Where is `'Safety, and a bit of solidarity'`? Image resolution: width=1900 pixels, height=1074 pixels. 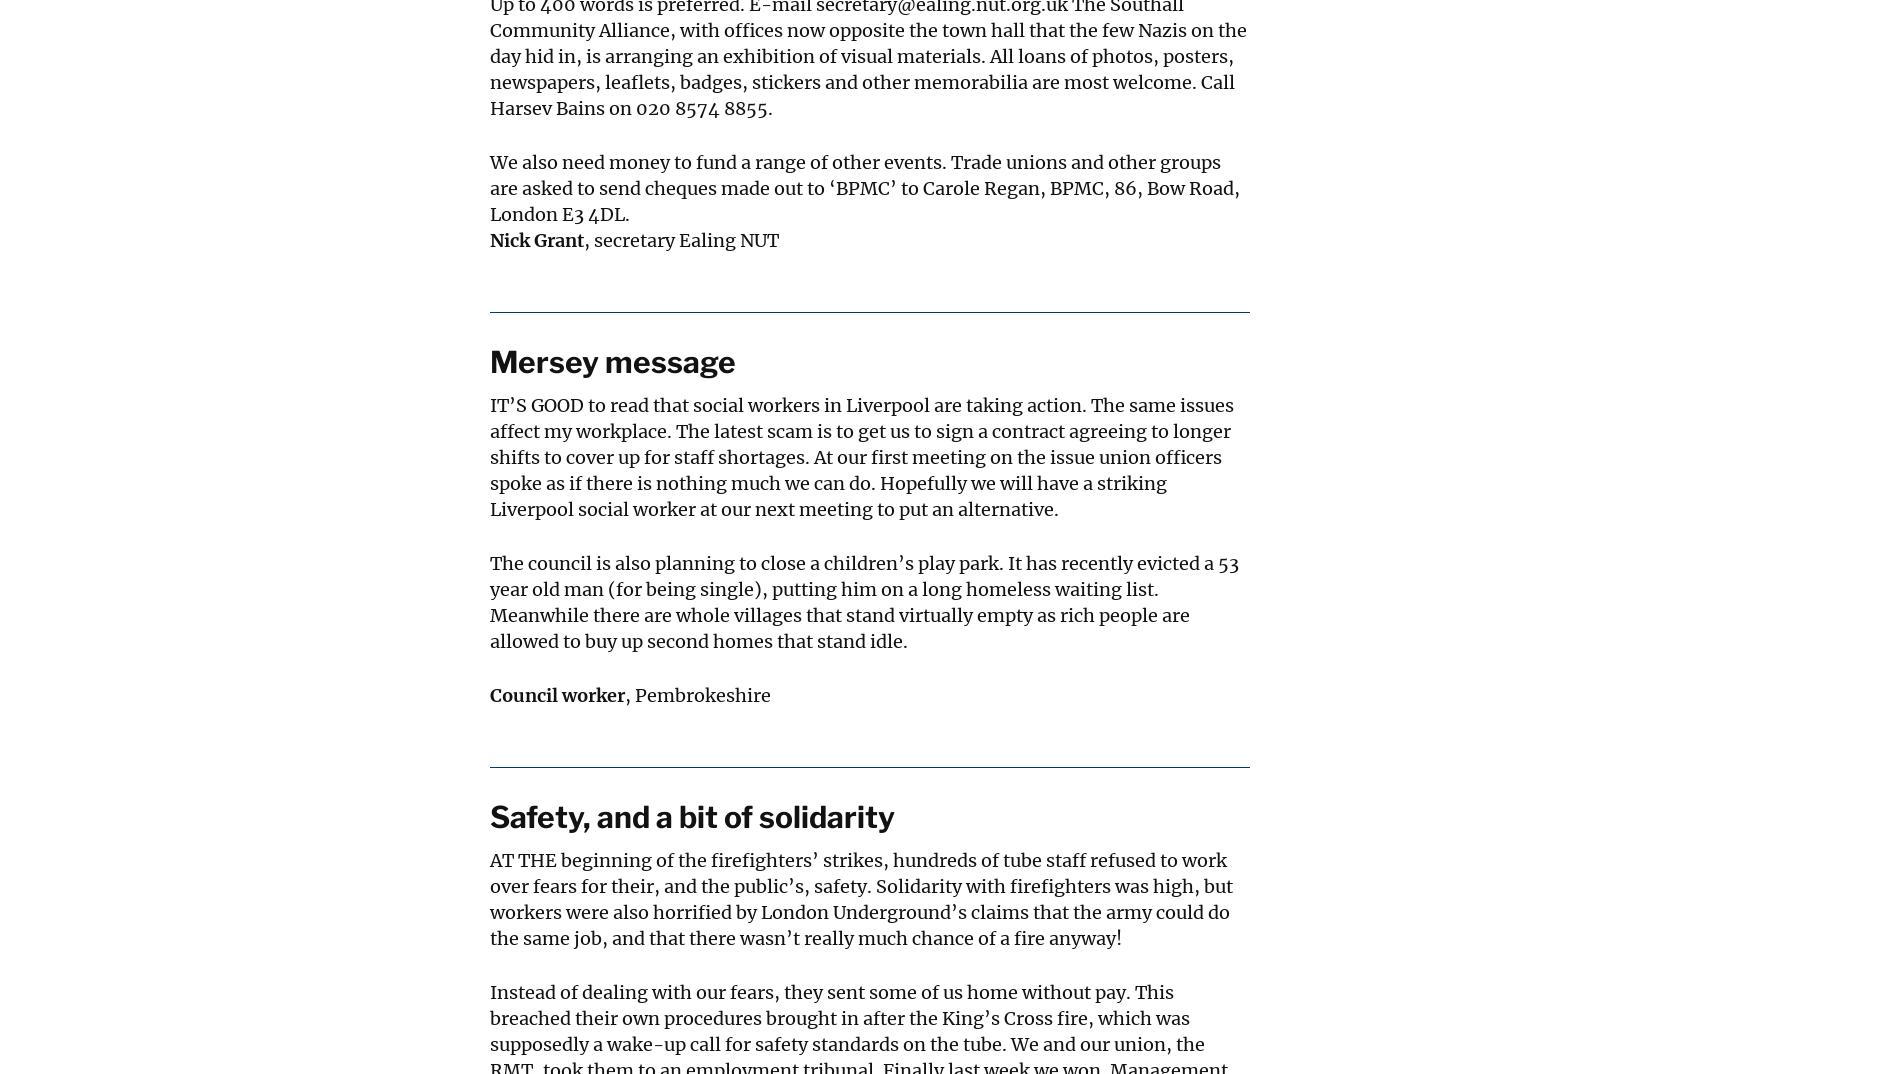
'Safety, and a bit of solidarity' is located at coordinates (490, 816).